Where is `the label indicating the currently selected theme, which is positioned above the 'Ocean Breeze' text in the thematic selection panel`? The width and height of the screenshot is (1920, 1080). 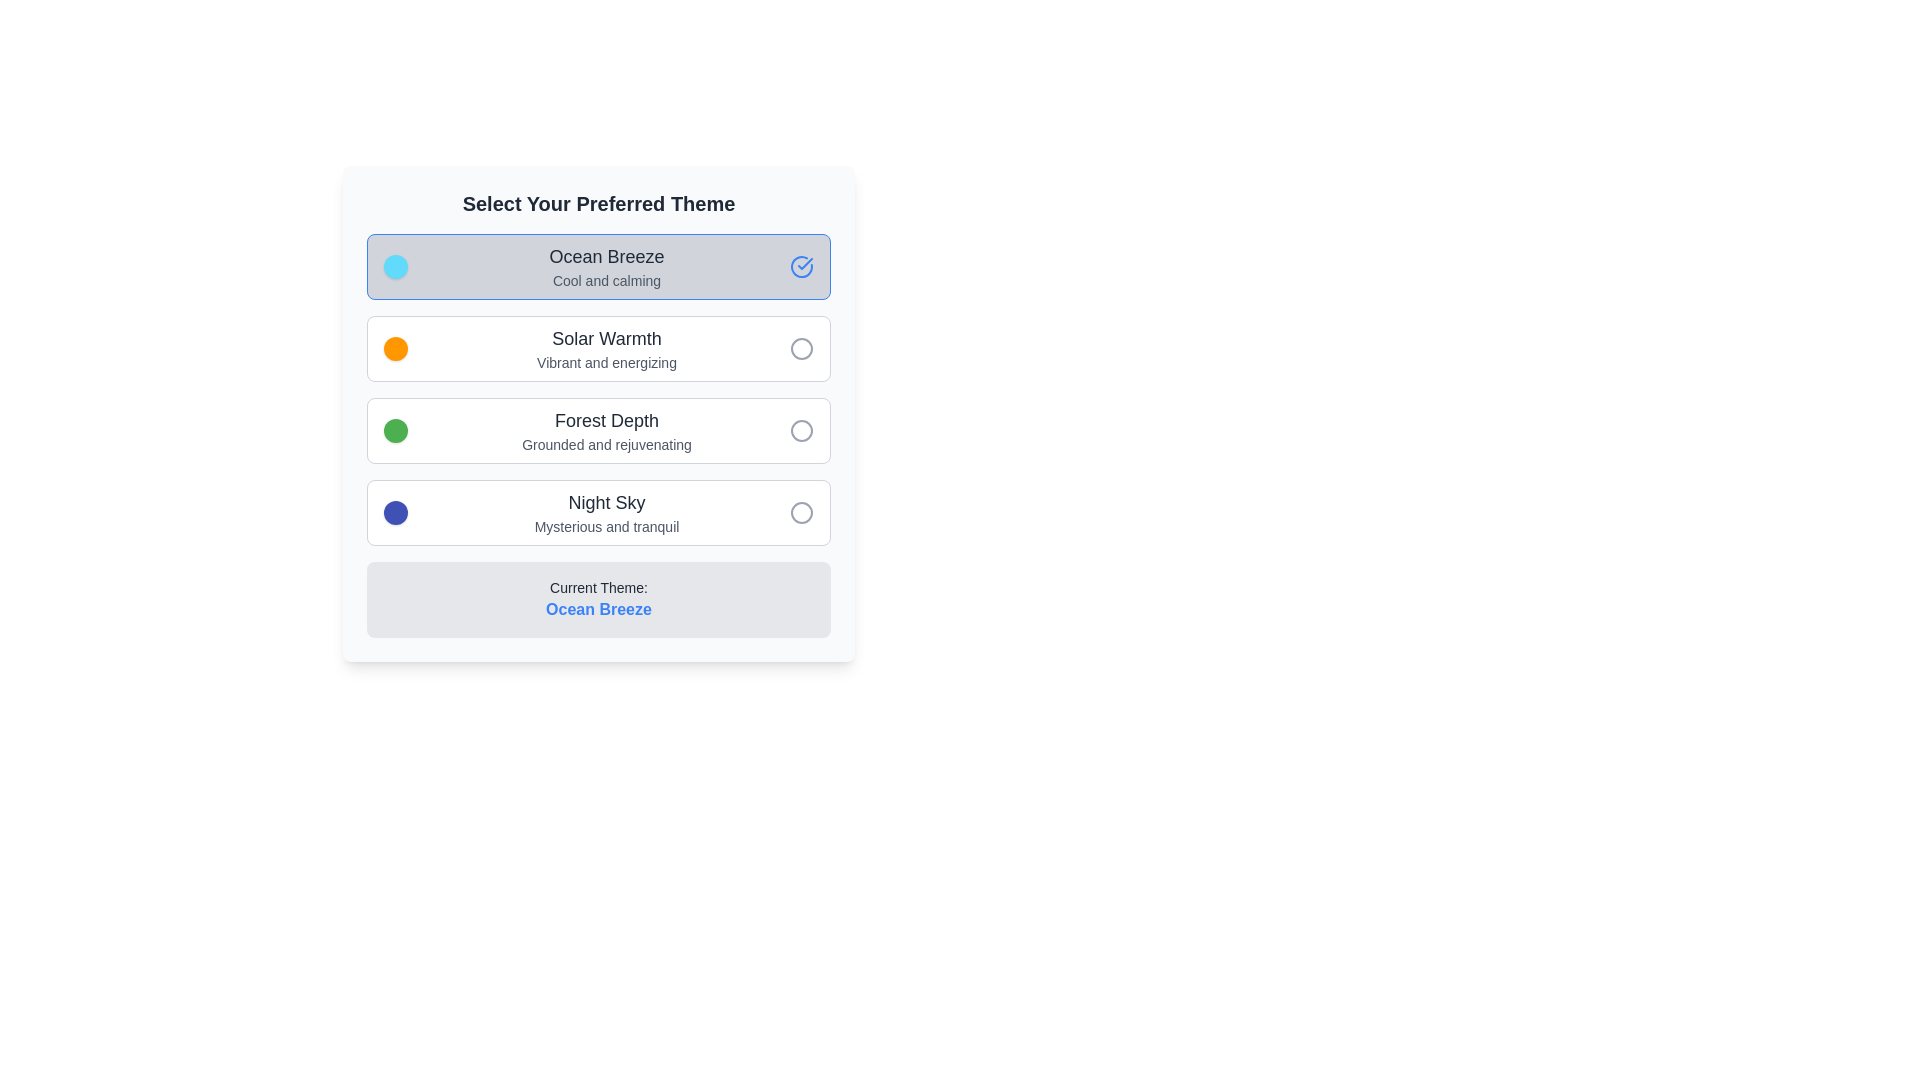 the label indicating the currently selected theme, which is positioned above the 'Ocean Breeze' text in the thematic selection panel is located at coordinates (598, 586).